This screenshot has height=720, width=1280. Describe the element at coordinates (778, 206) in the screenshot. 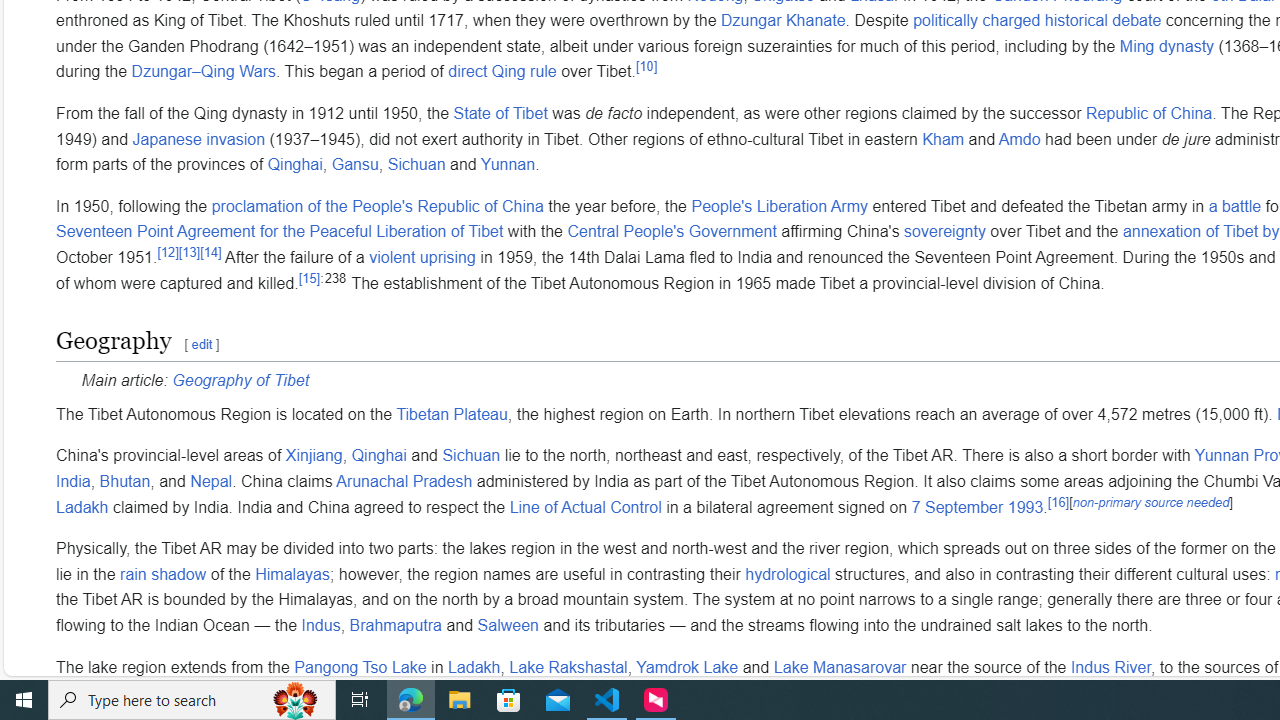

I see `'People'` at that location.